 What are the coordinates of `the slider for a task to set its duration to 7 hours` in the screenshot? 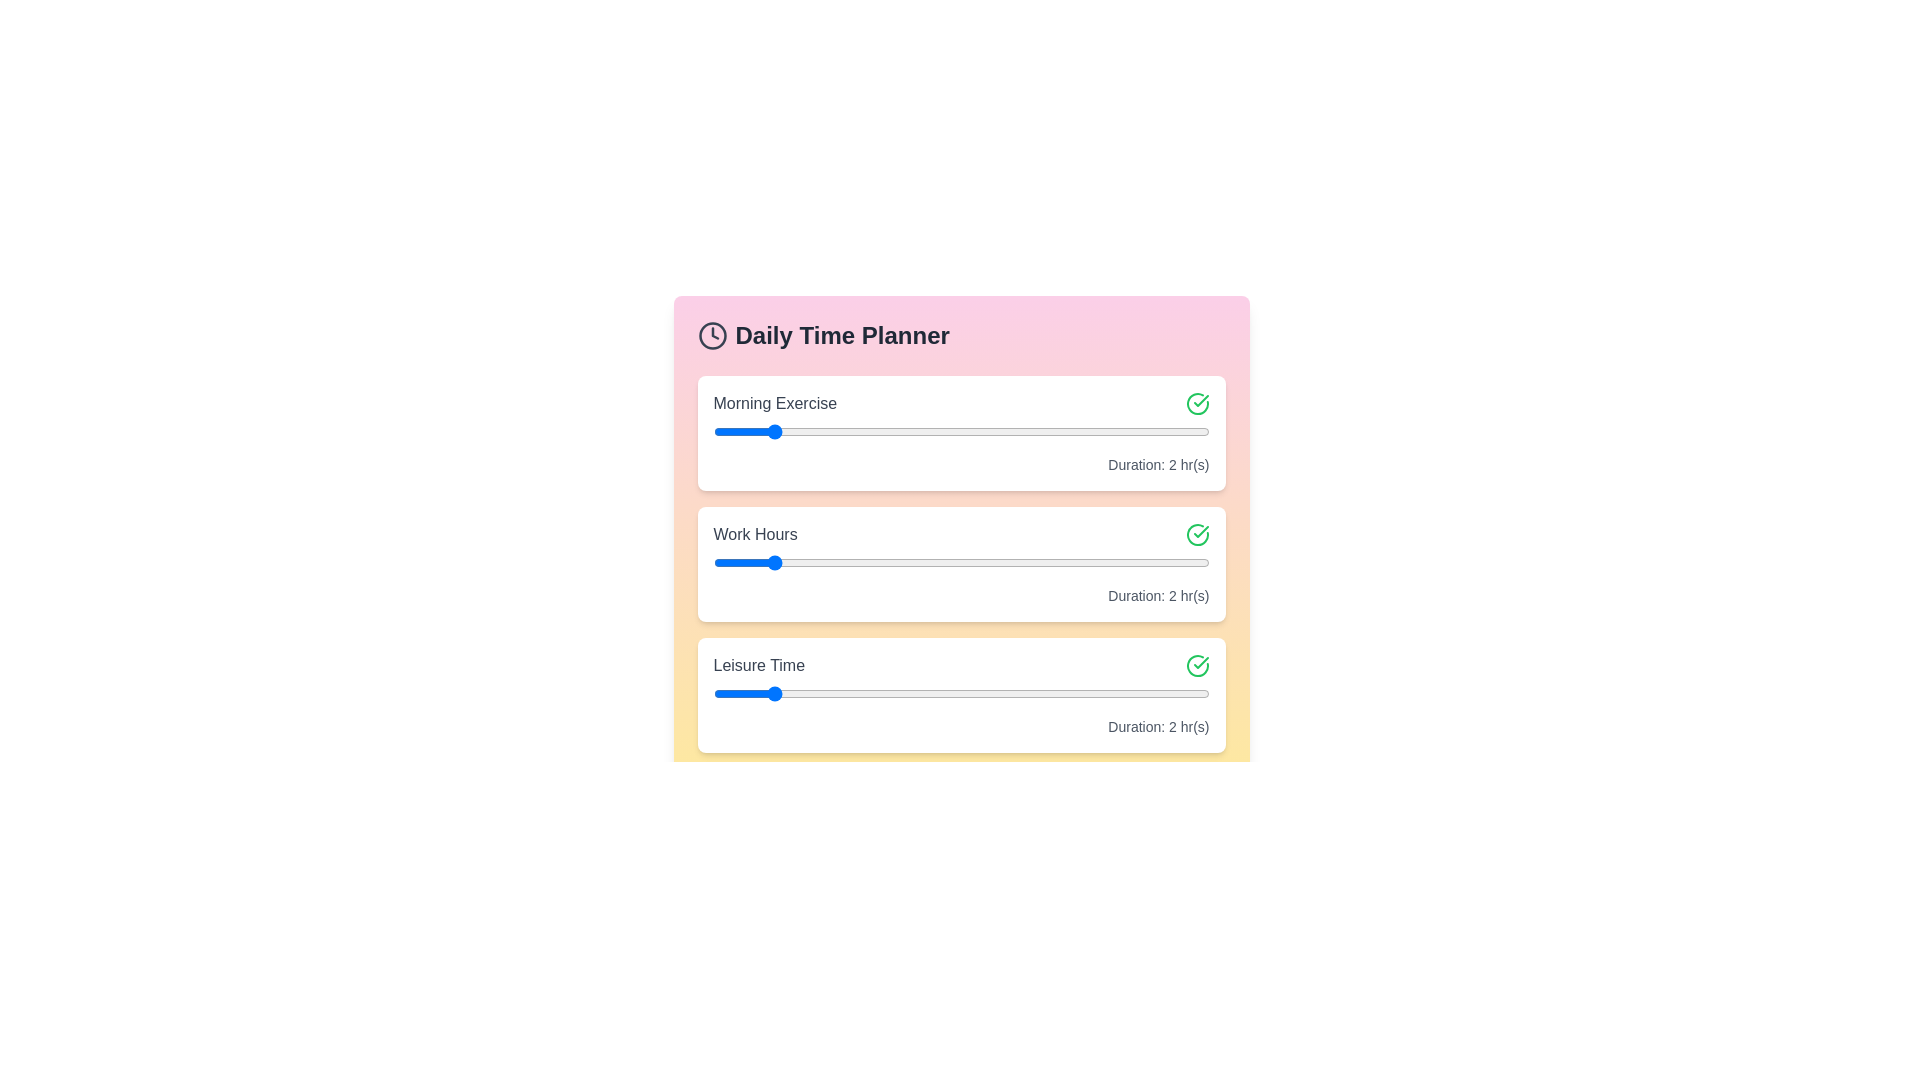 It's located at (1043, 431).